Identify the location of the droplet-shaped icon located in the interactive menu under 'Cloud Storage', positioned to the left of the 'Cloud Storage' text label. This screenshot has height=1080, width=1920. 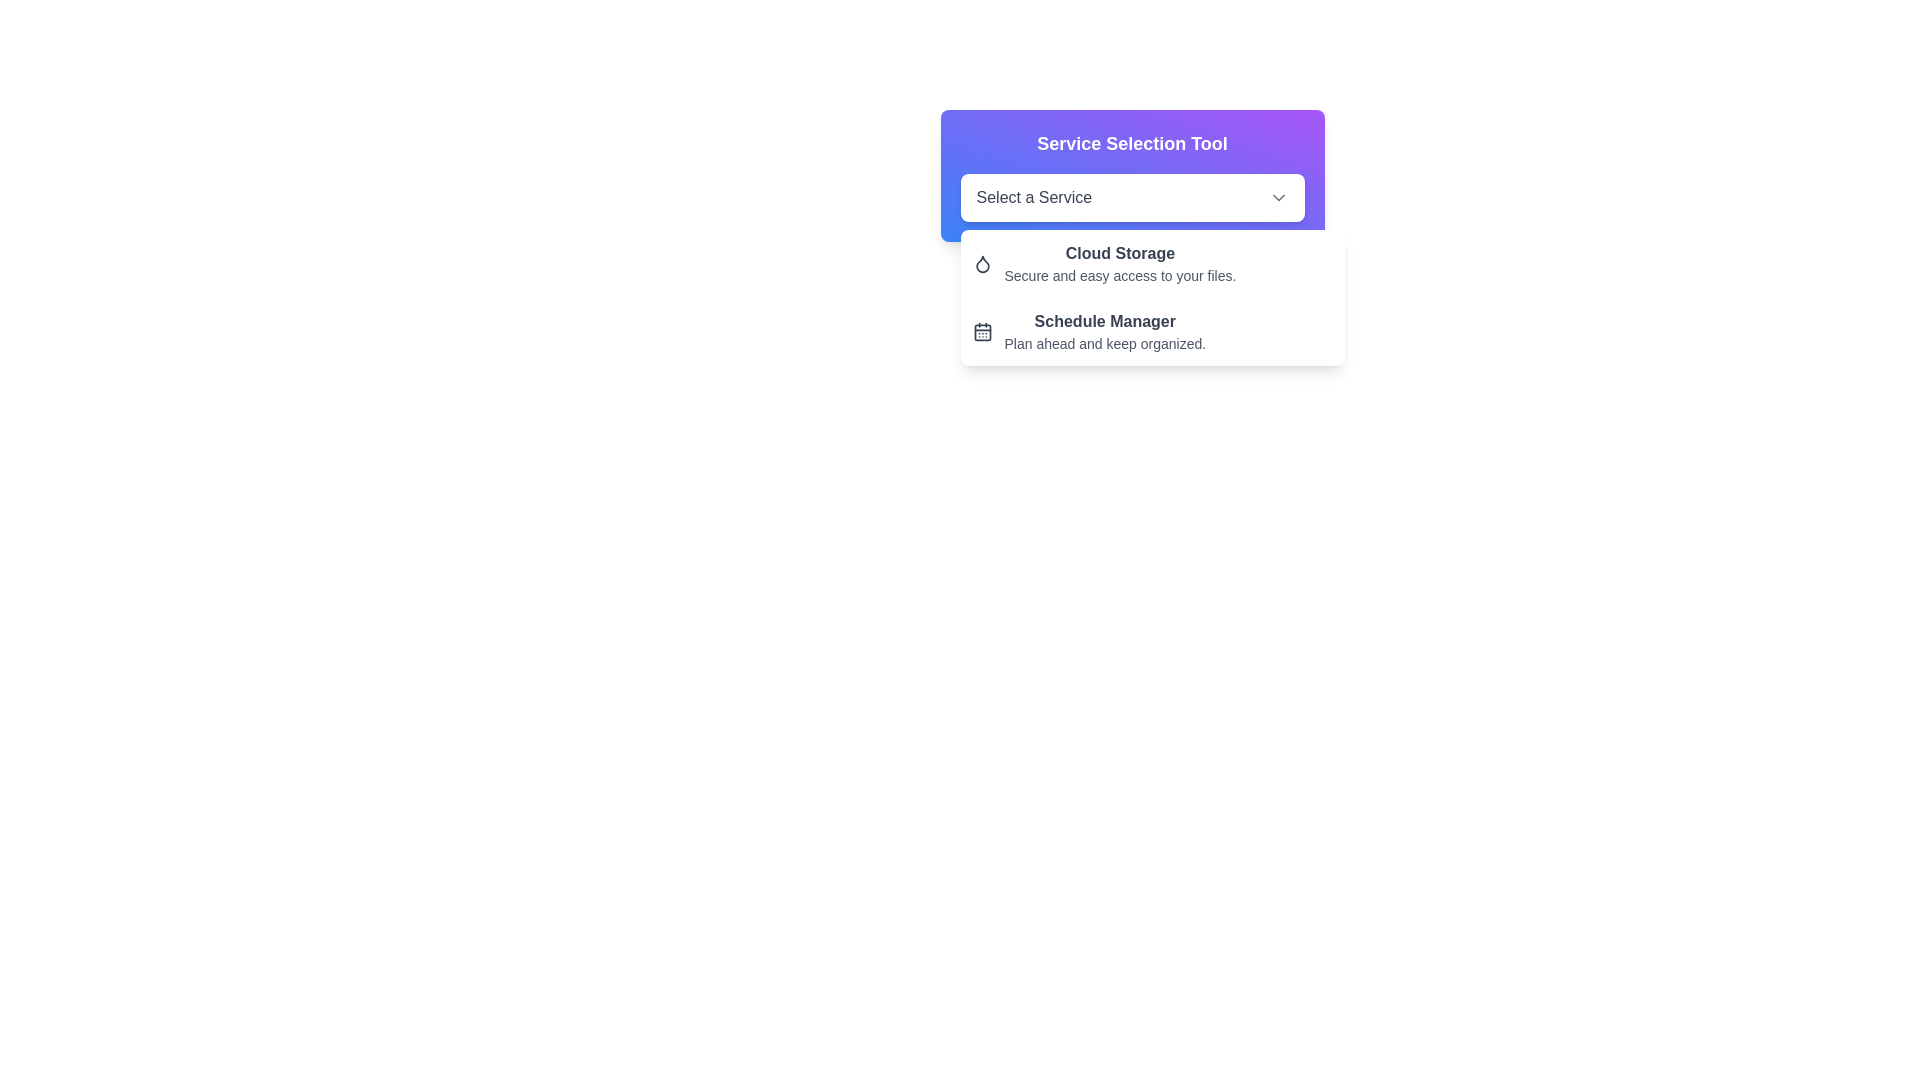
(982, 263).